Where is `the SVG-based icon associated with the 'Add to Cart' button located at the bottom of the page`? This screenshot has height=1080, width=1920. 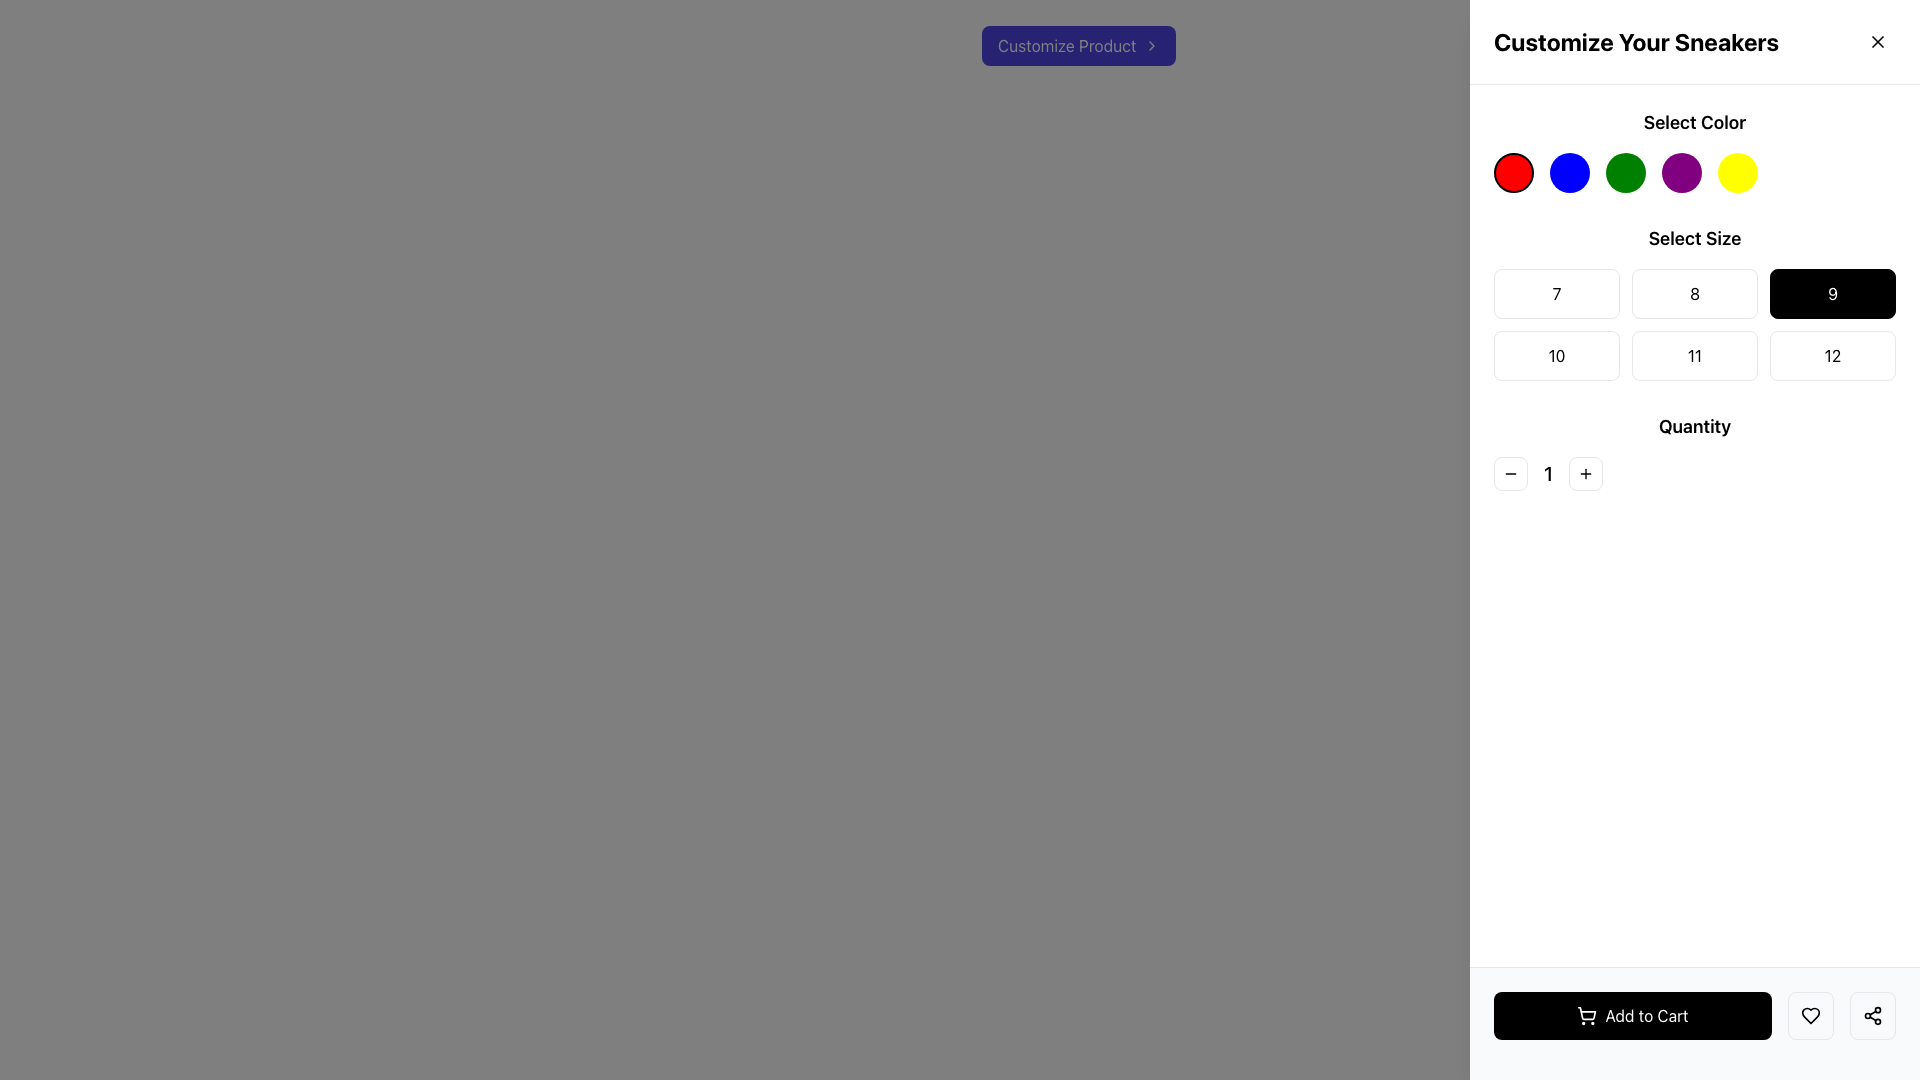
the SVG-based icon associated with the 'Add to Cart' button located at the bottom of the page is located at coordinates (1586, 1013).